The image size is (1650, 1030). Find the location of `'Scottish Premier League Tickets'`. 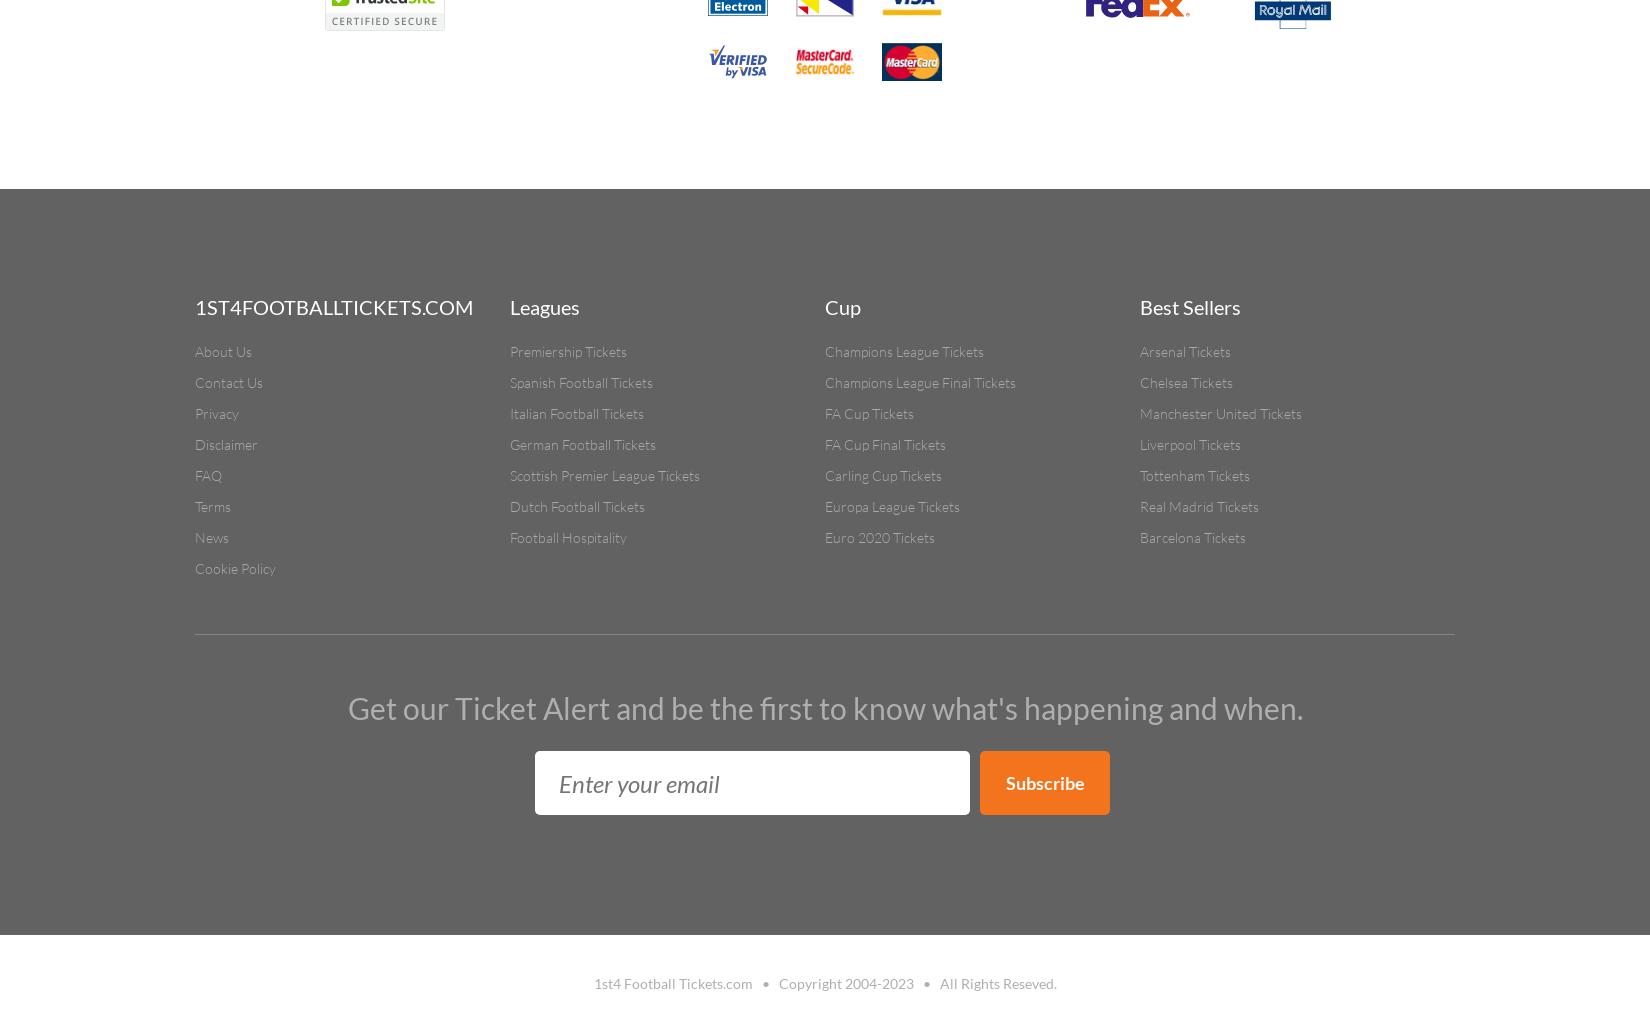

'Scottish Premier League Tickets' is located at coordinates (604, 474).